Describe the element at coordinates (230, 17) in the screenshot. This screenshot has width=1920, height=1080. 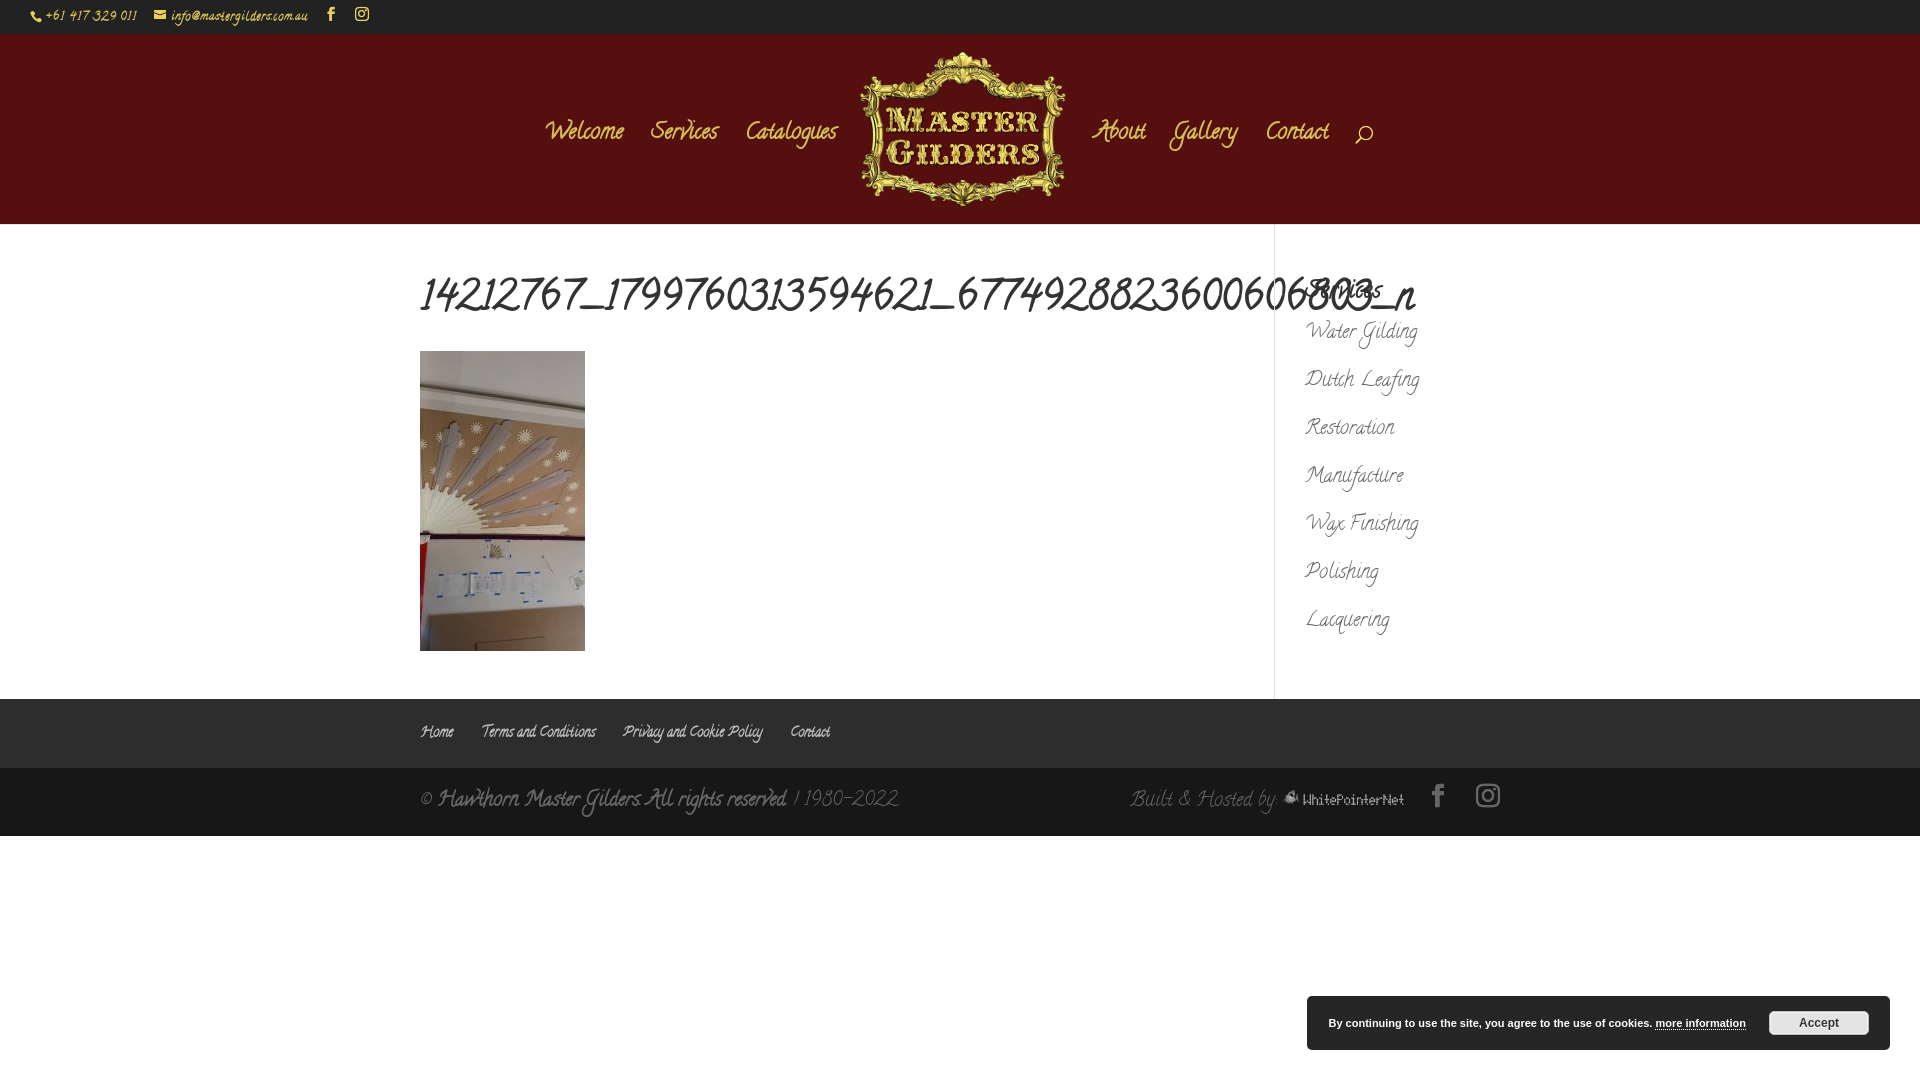
I see `'info@mastergilders.com.au'` at that location.